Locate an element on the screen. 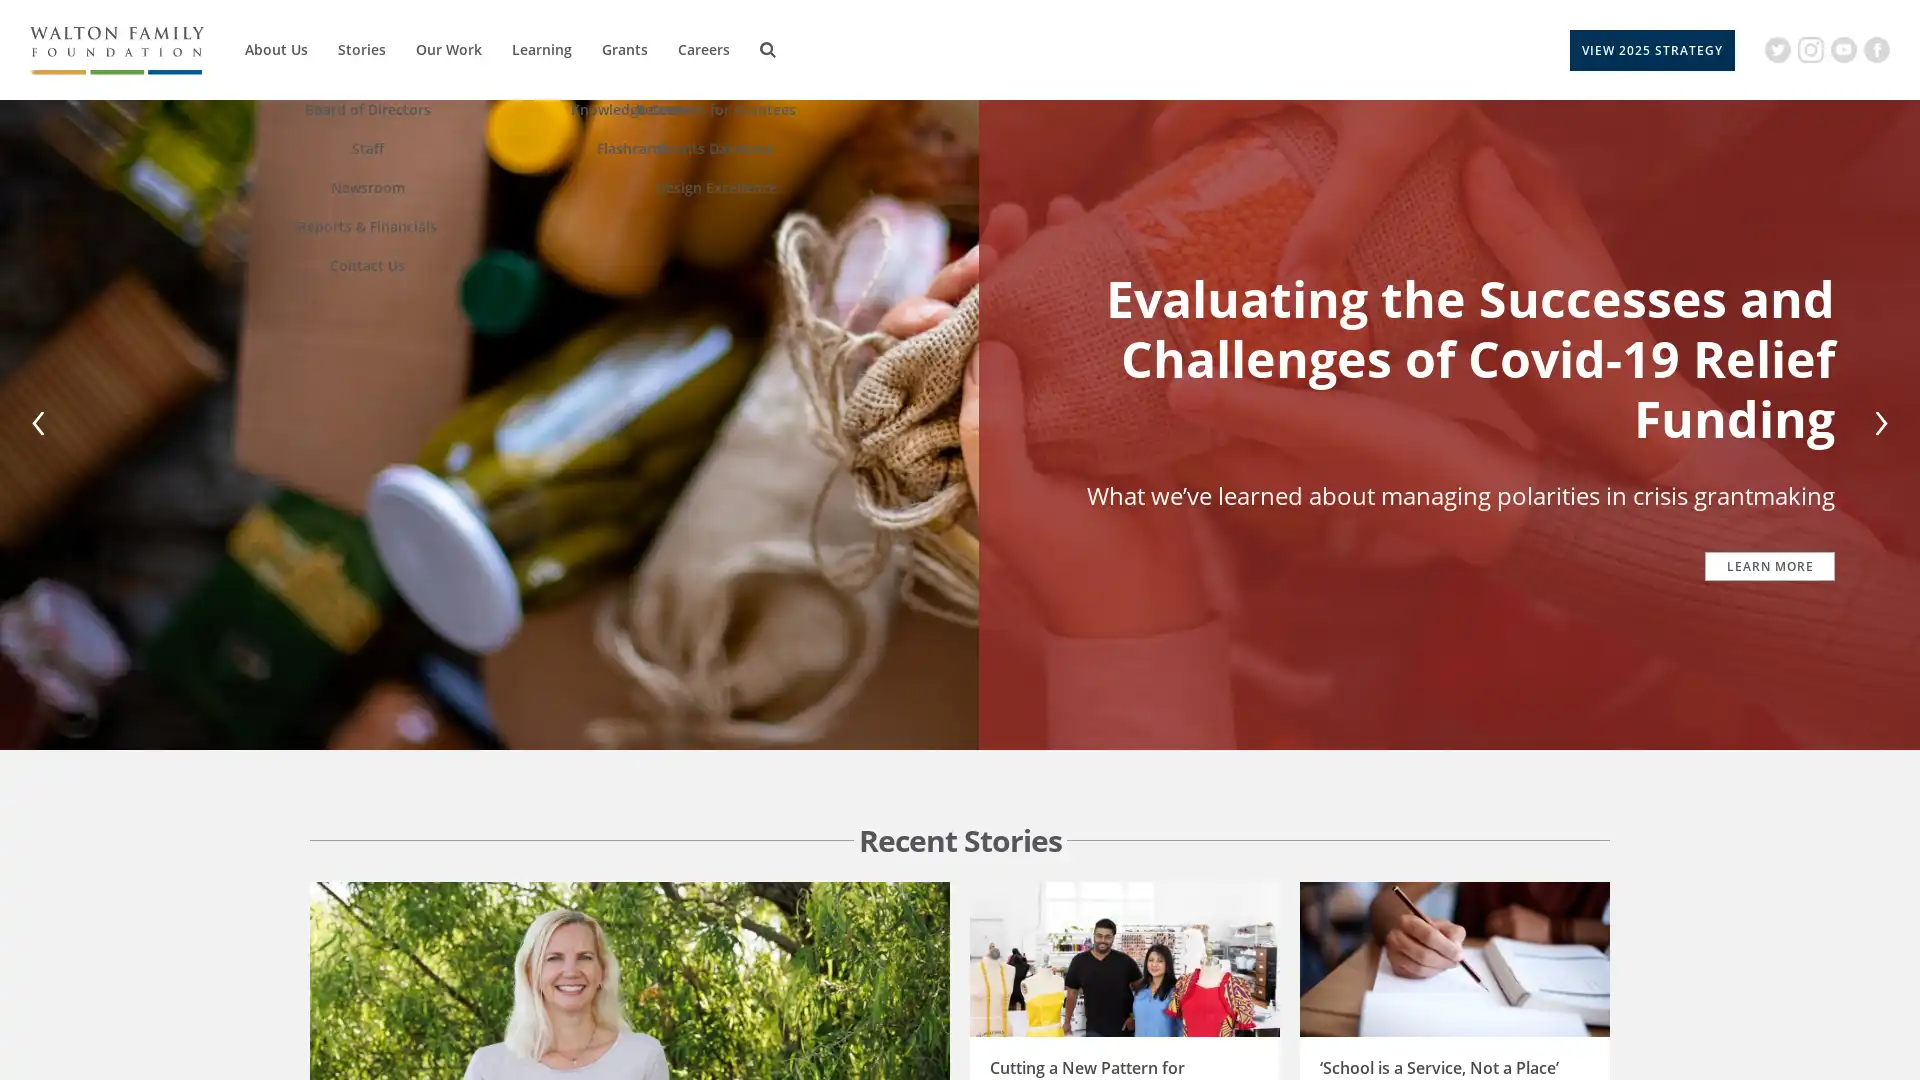 This screenshot has height=1080, width=1920. Search is located at coordinates (767, 49).